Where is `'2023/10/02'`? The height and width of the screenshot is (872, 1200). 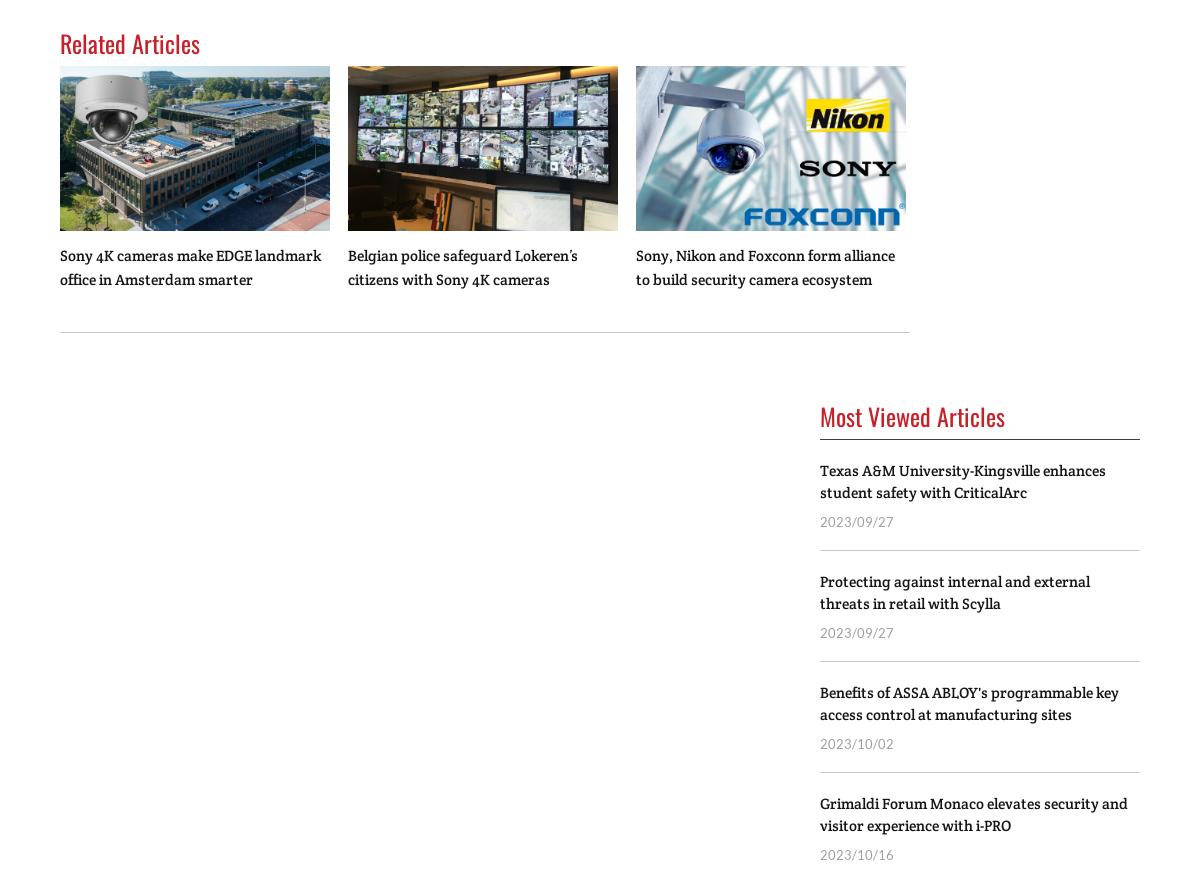 '2023/10/02' is located at coordinates (856, 742).